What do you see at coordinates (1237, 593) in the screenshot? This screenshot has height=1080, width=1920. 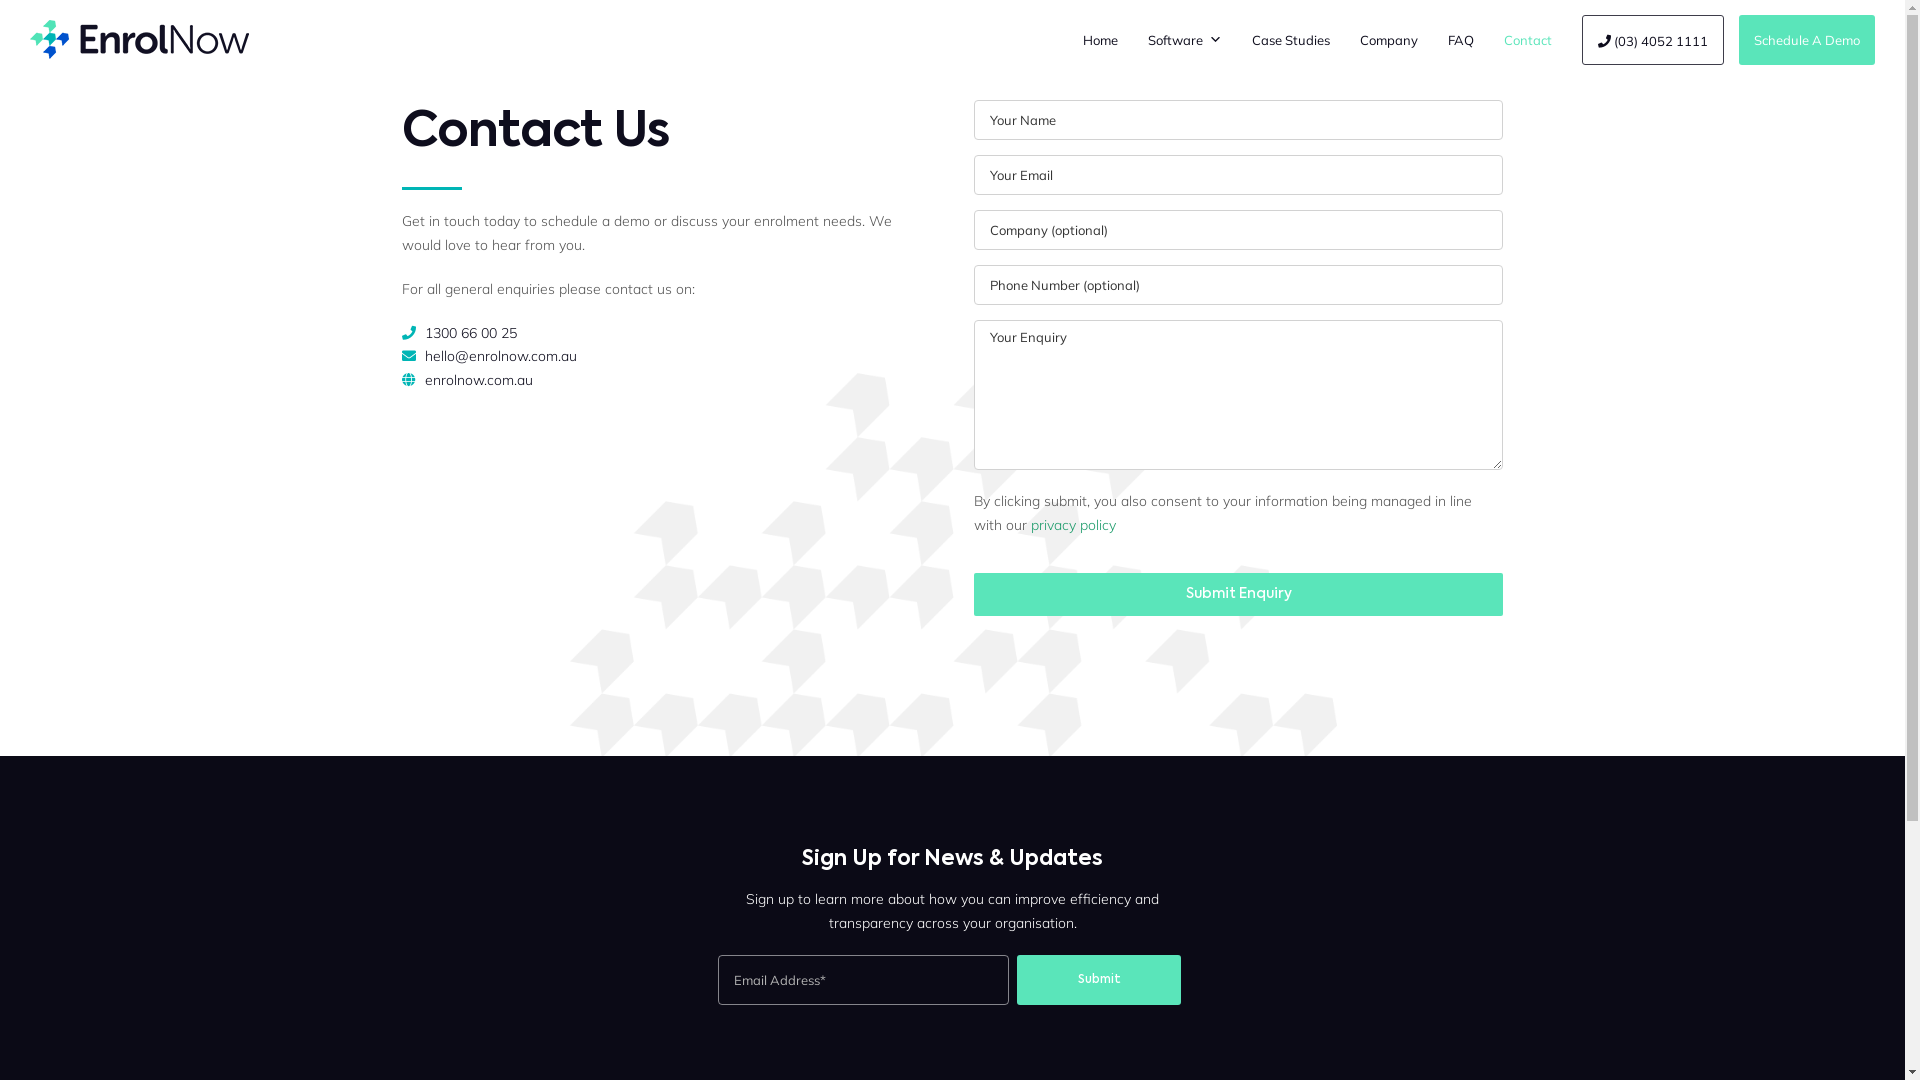 I see `'Submit Enquiry'` at bounding box center [1237, 593].